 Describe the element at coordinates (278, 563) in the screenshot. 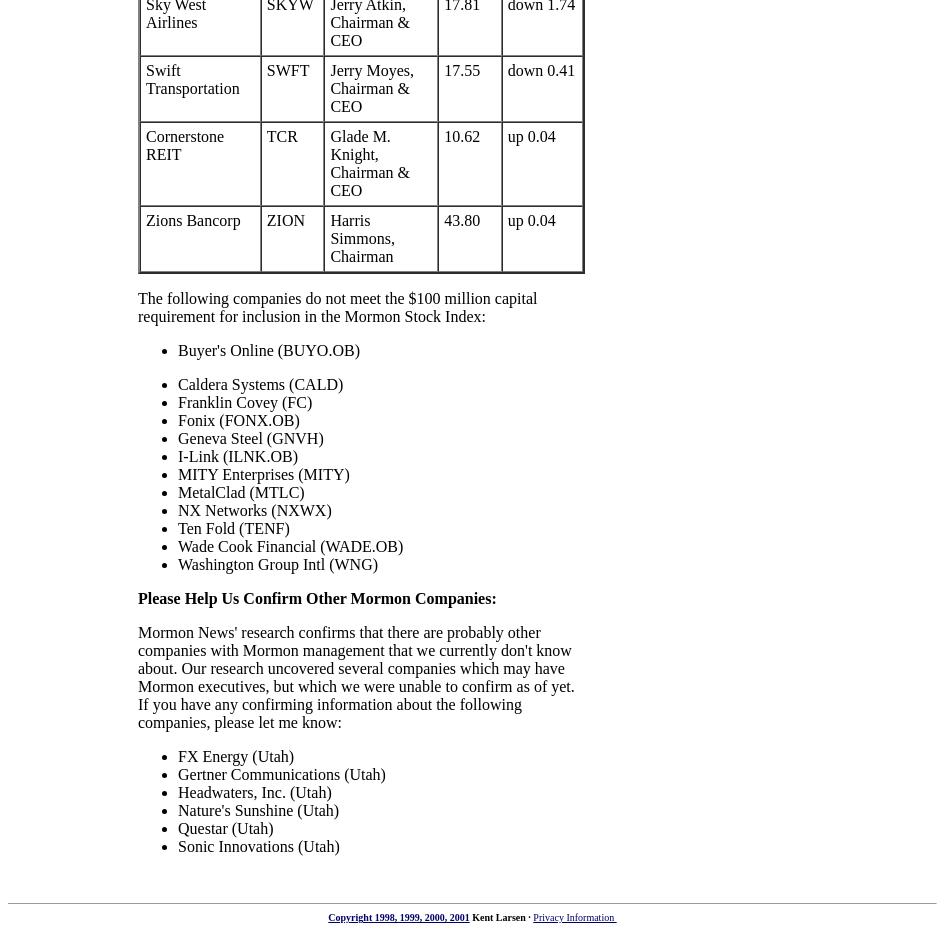

I see `'Washington Group Intl (WNG)'` at that location.